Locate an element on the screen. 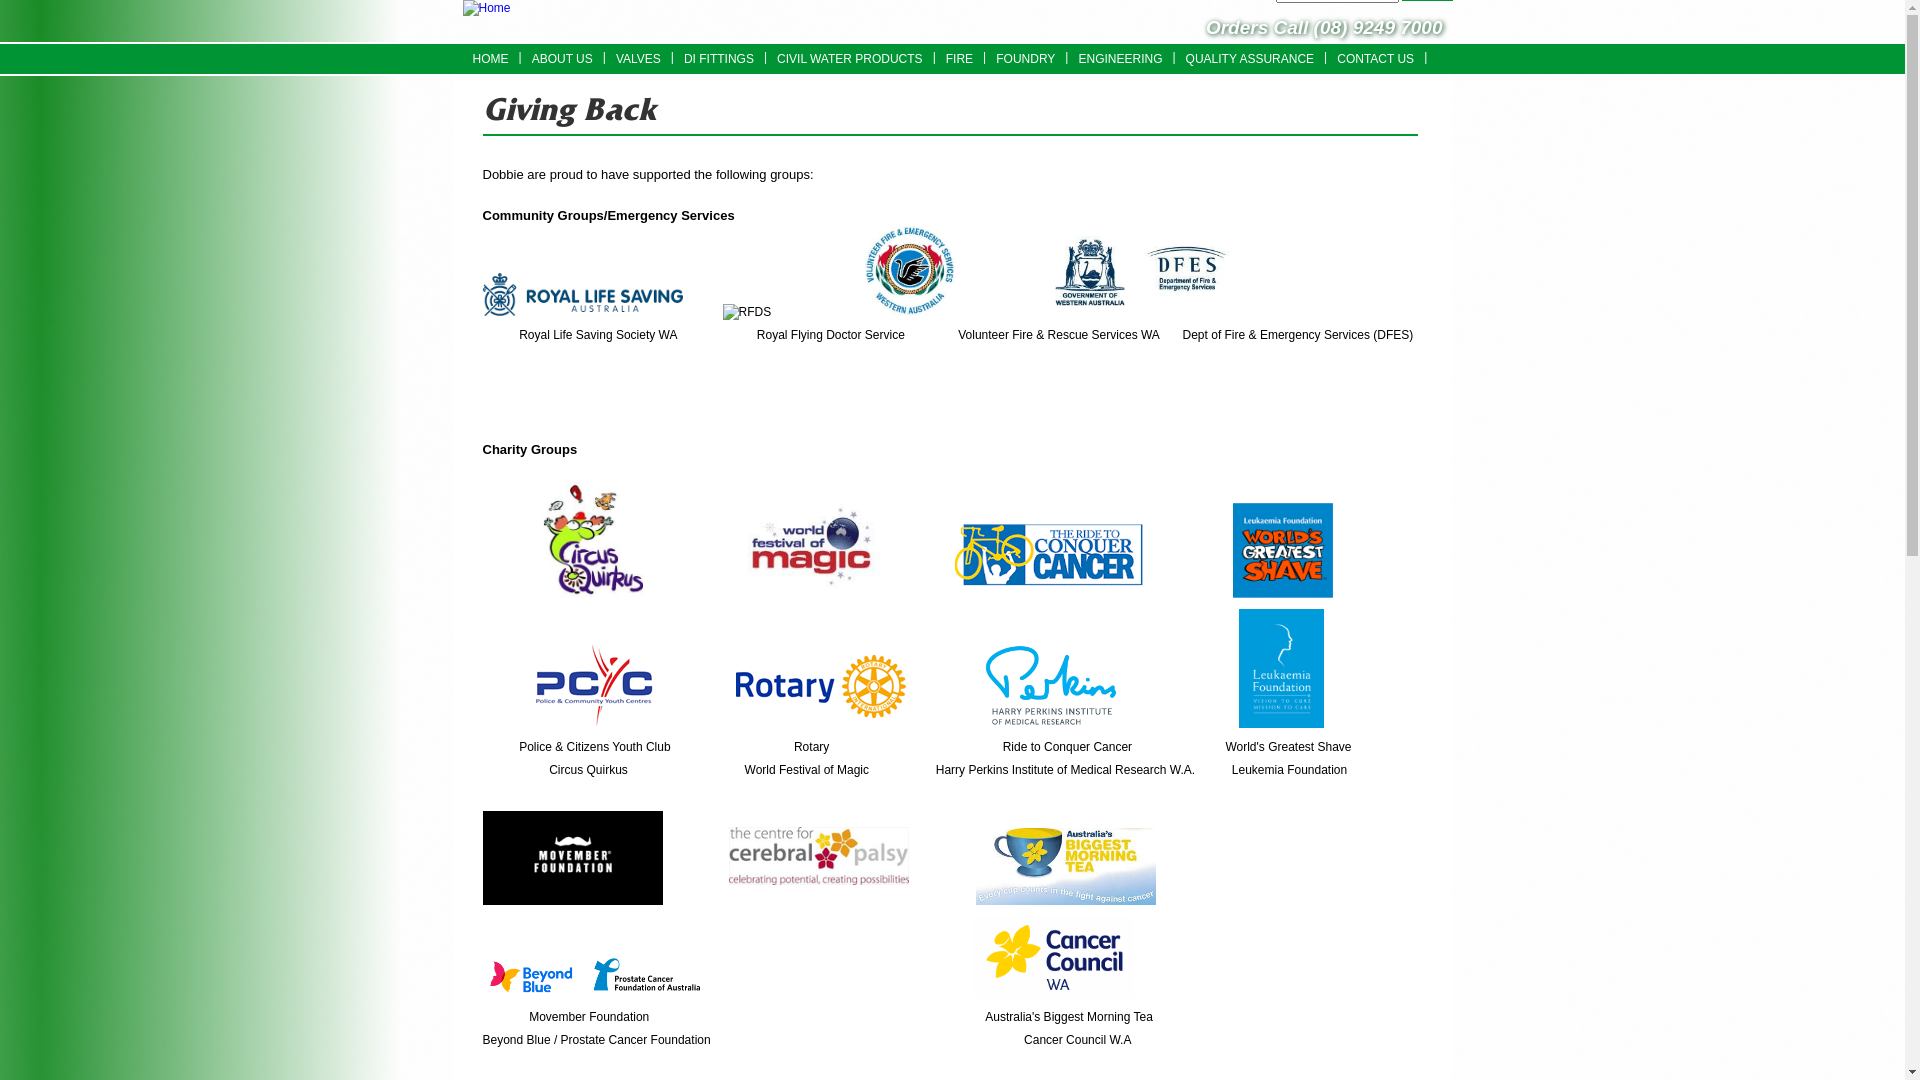 This screenshot has height=1080, width=1920. 'DFES' is located at coordinates (1140, 271).